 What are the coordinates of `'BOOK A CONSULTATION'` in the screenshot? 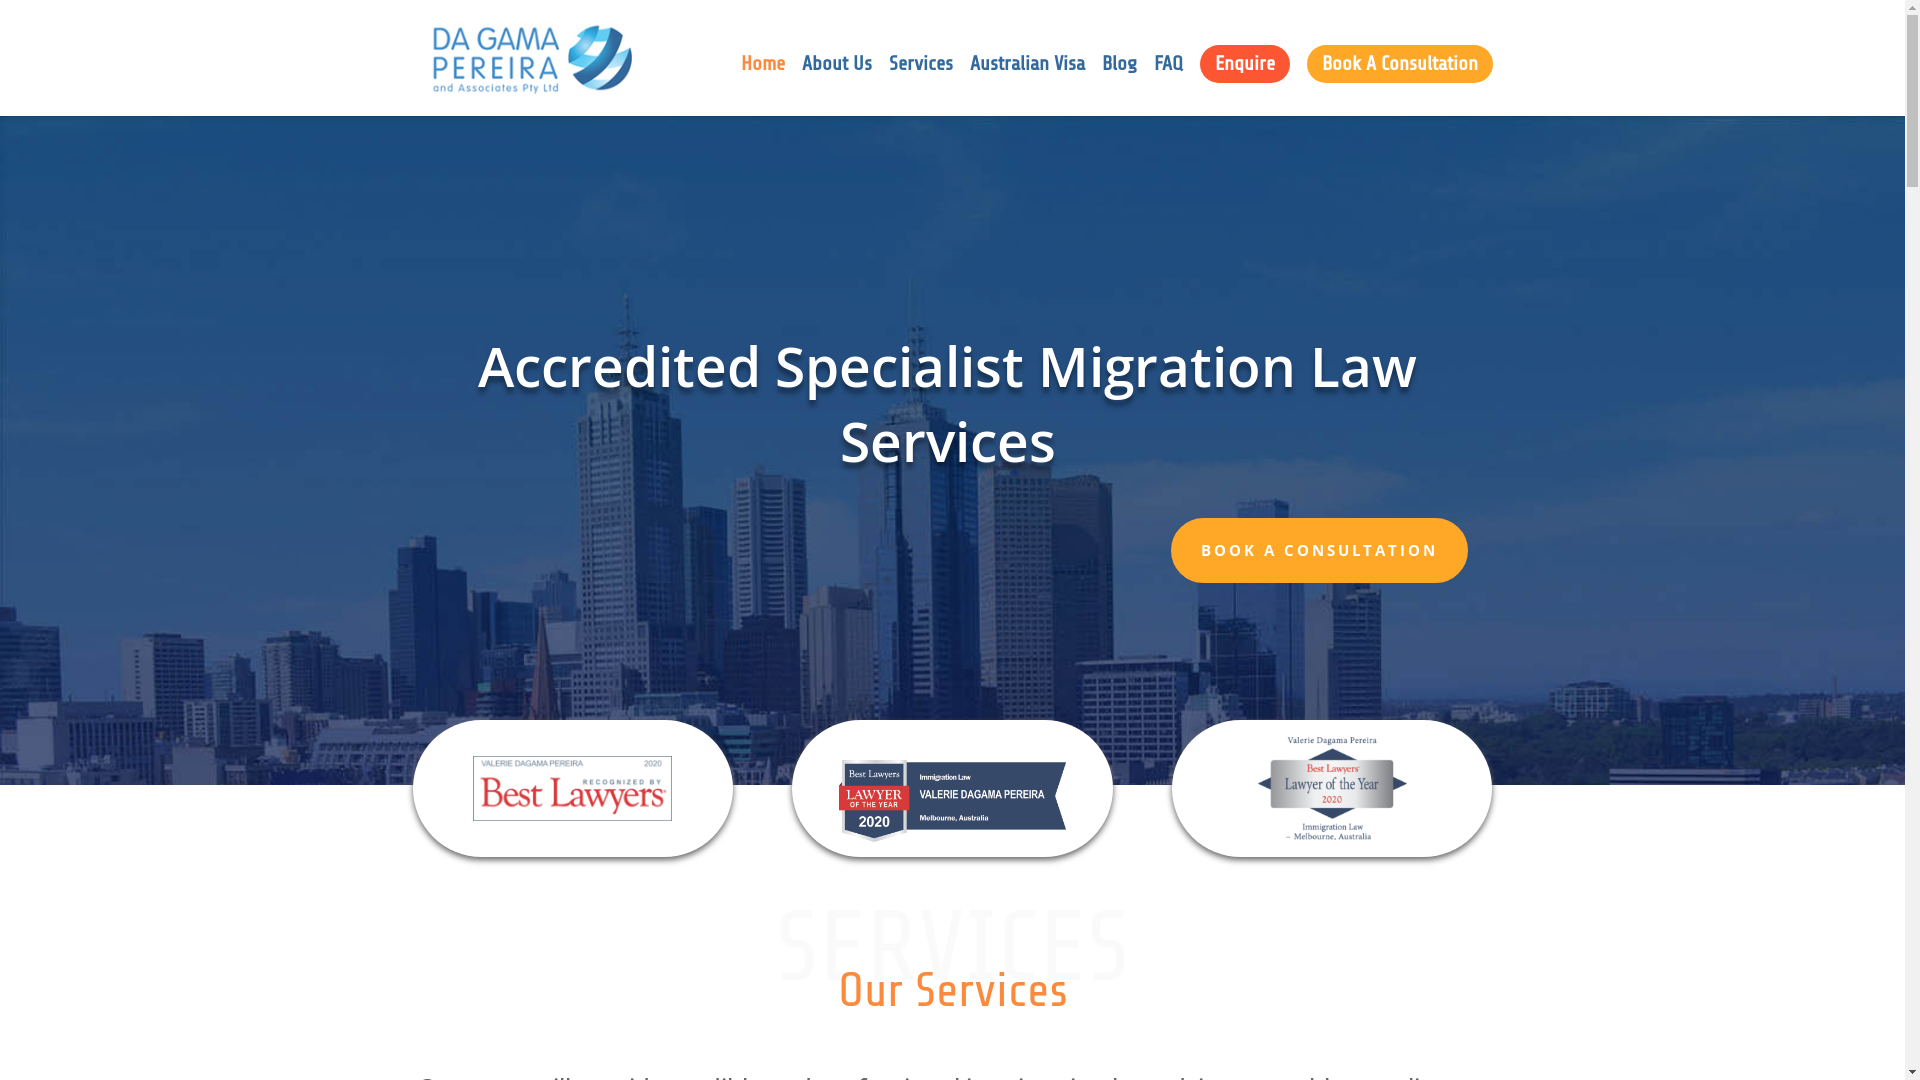 It's located at (1318, 550).